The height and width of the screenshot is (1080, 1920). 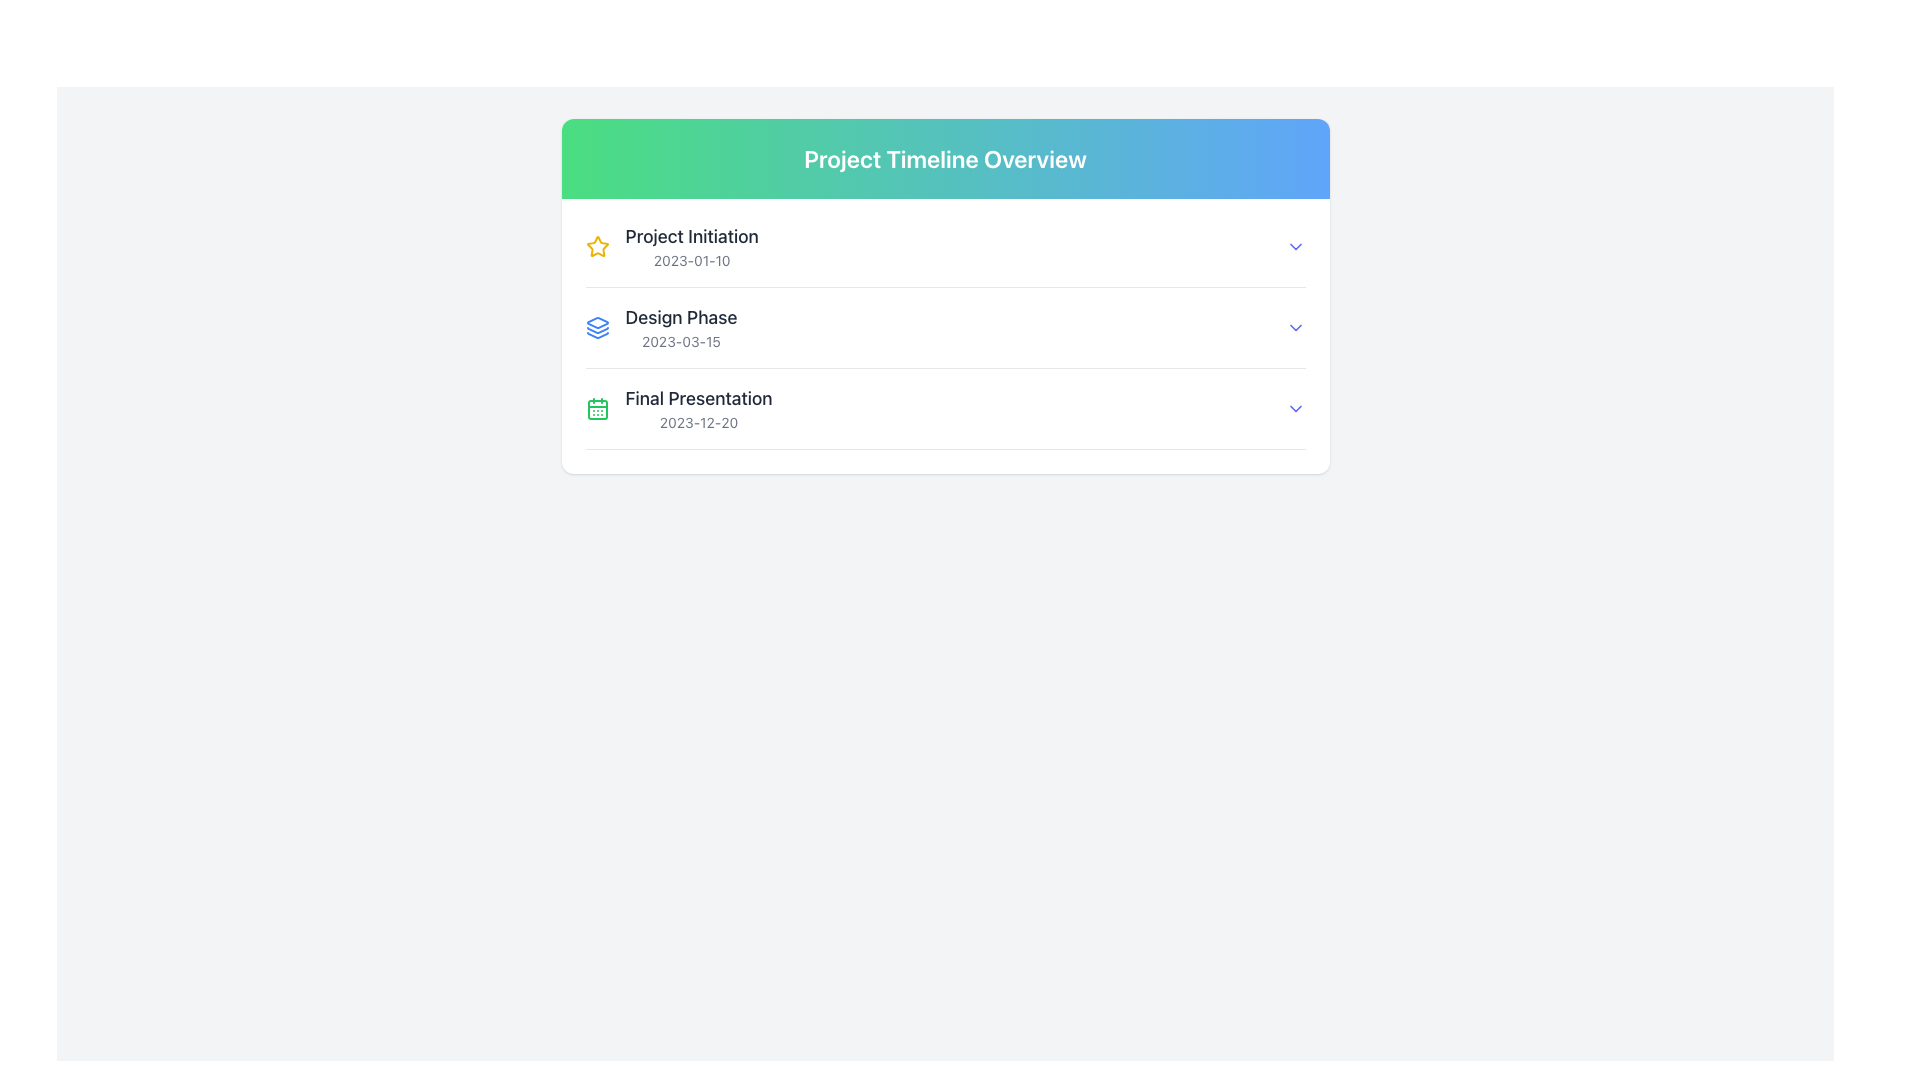 What do you see at coordinates (699, 407) in the screenshot?
I see `text from the Text Block containing 'Final Presentation' and '2023-12-20', which is the third item in the vertical timeline list` at bounding box center [699, 407].